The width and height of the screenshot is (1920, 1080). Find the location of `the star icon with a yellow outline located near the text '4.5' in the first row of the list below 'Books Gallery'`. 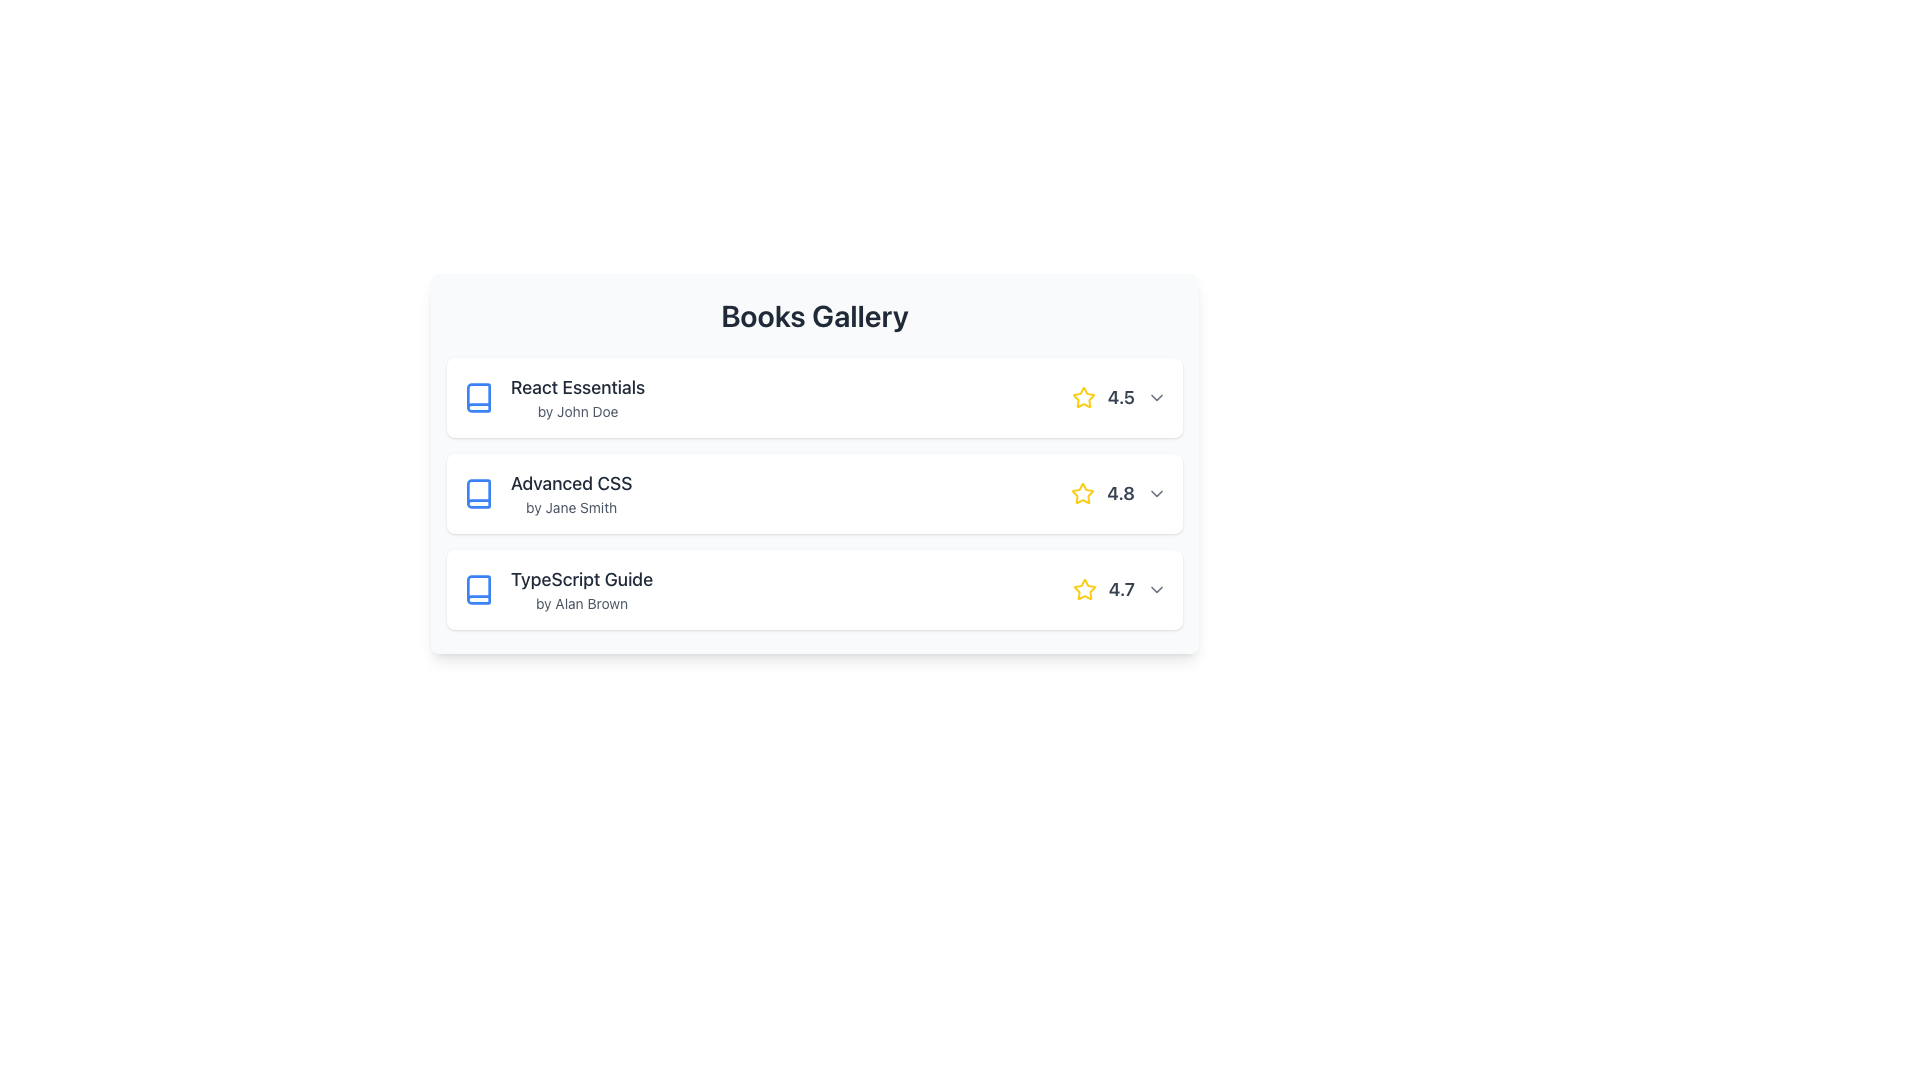

the star icon with a yellow outline located near the text '4.5' in the first row of the list below 'Books Gallery' is located at coordinates (1082, 397).